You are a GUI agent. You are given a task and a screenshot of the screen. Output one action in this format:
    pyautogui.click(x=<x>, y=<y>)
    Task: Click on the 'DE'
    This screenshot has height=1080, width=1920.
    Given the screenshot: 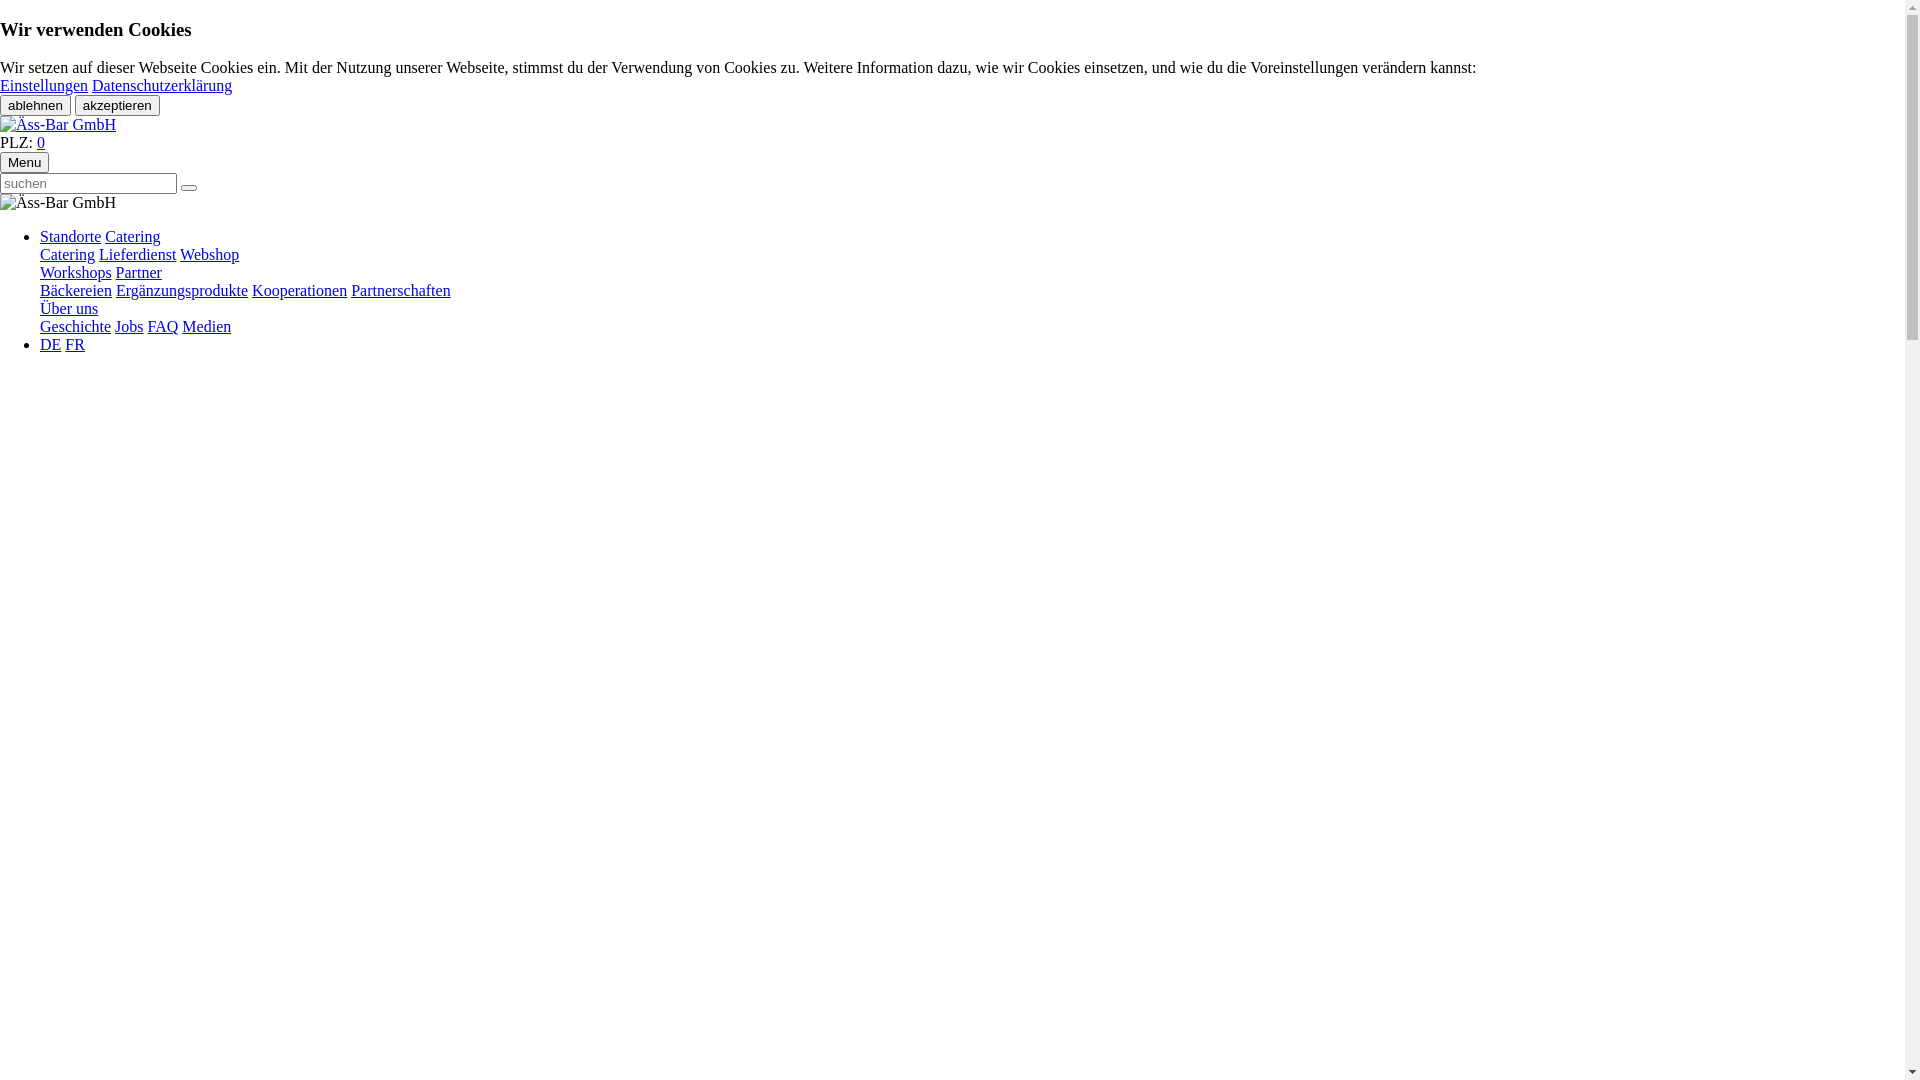 What is the action you would take?
    pyautogui.click(x=50, y=343)
    